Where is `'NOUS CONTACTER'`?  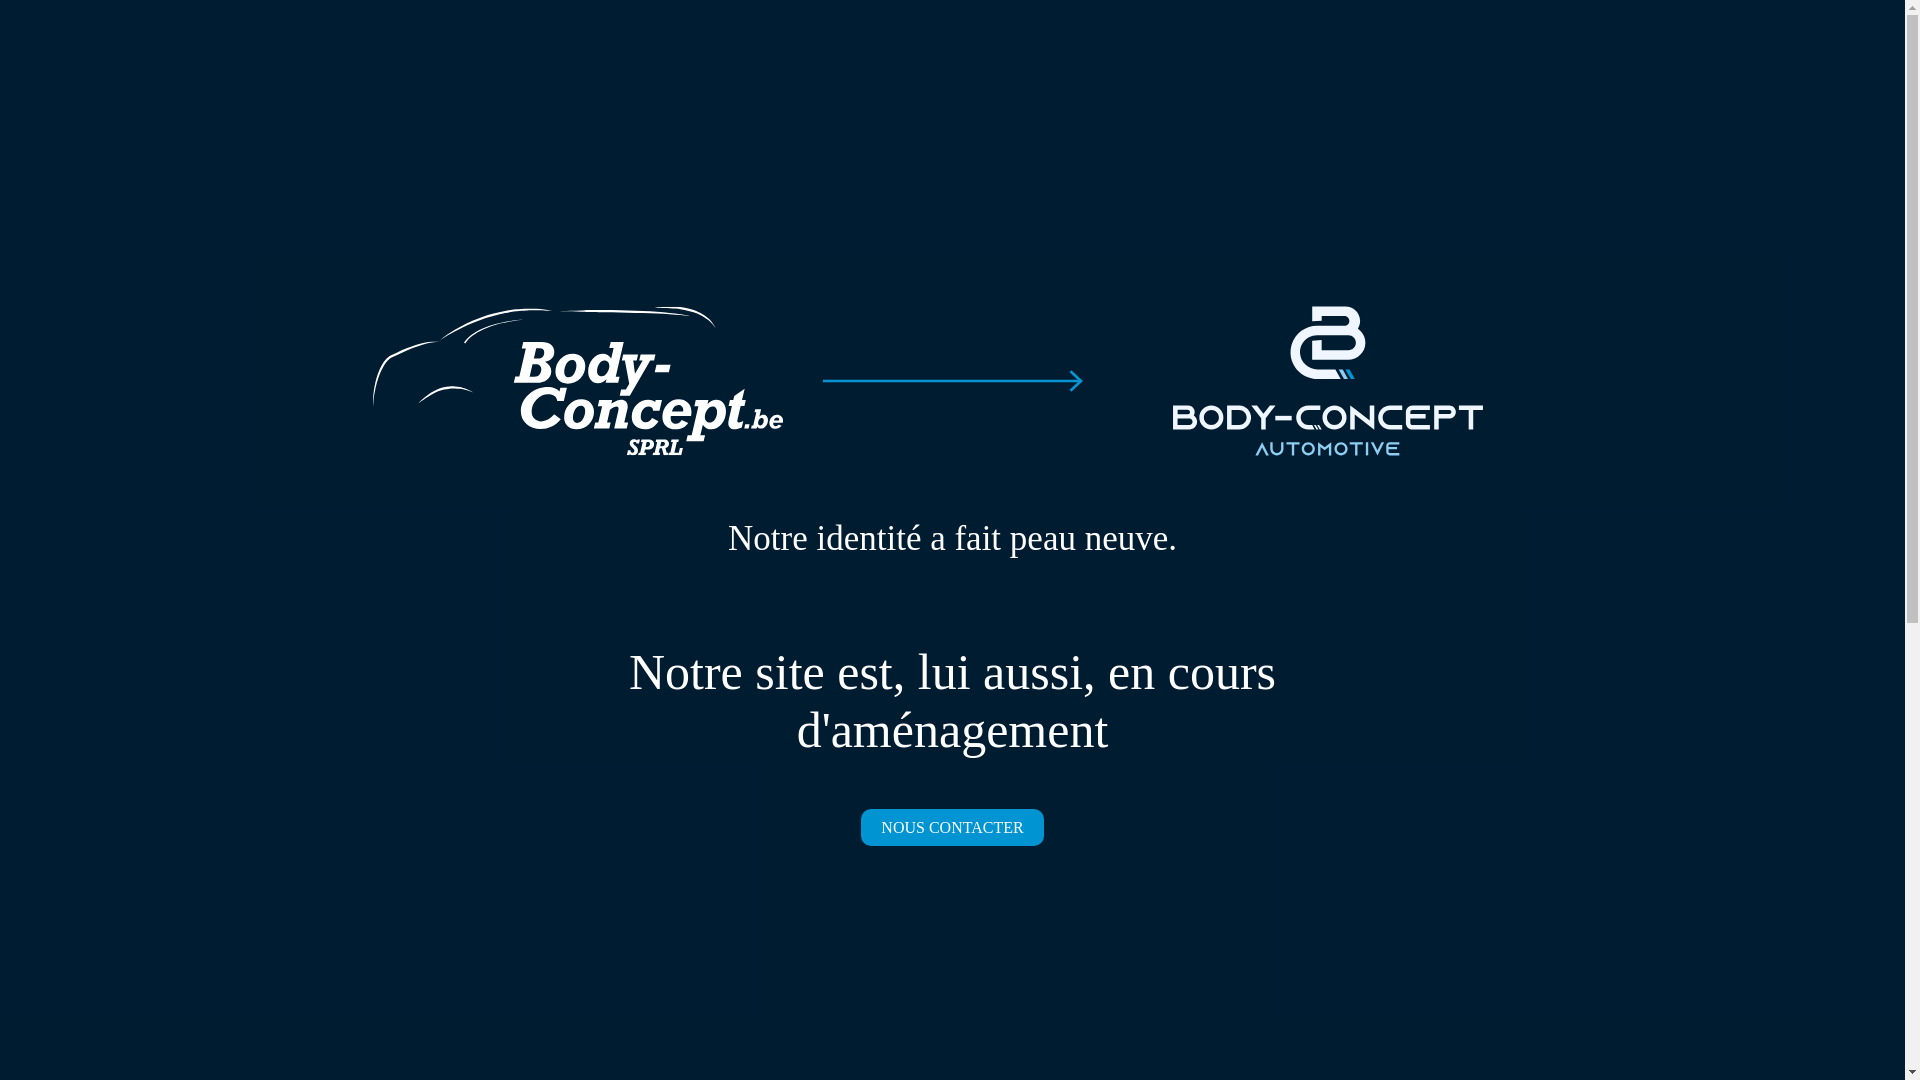
'NOUS CONTACTER' is located at coordinates (950, 827).